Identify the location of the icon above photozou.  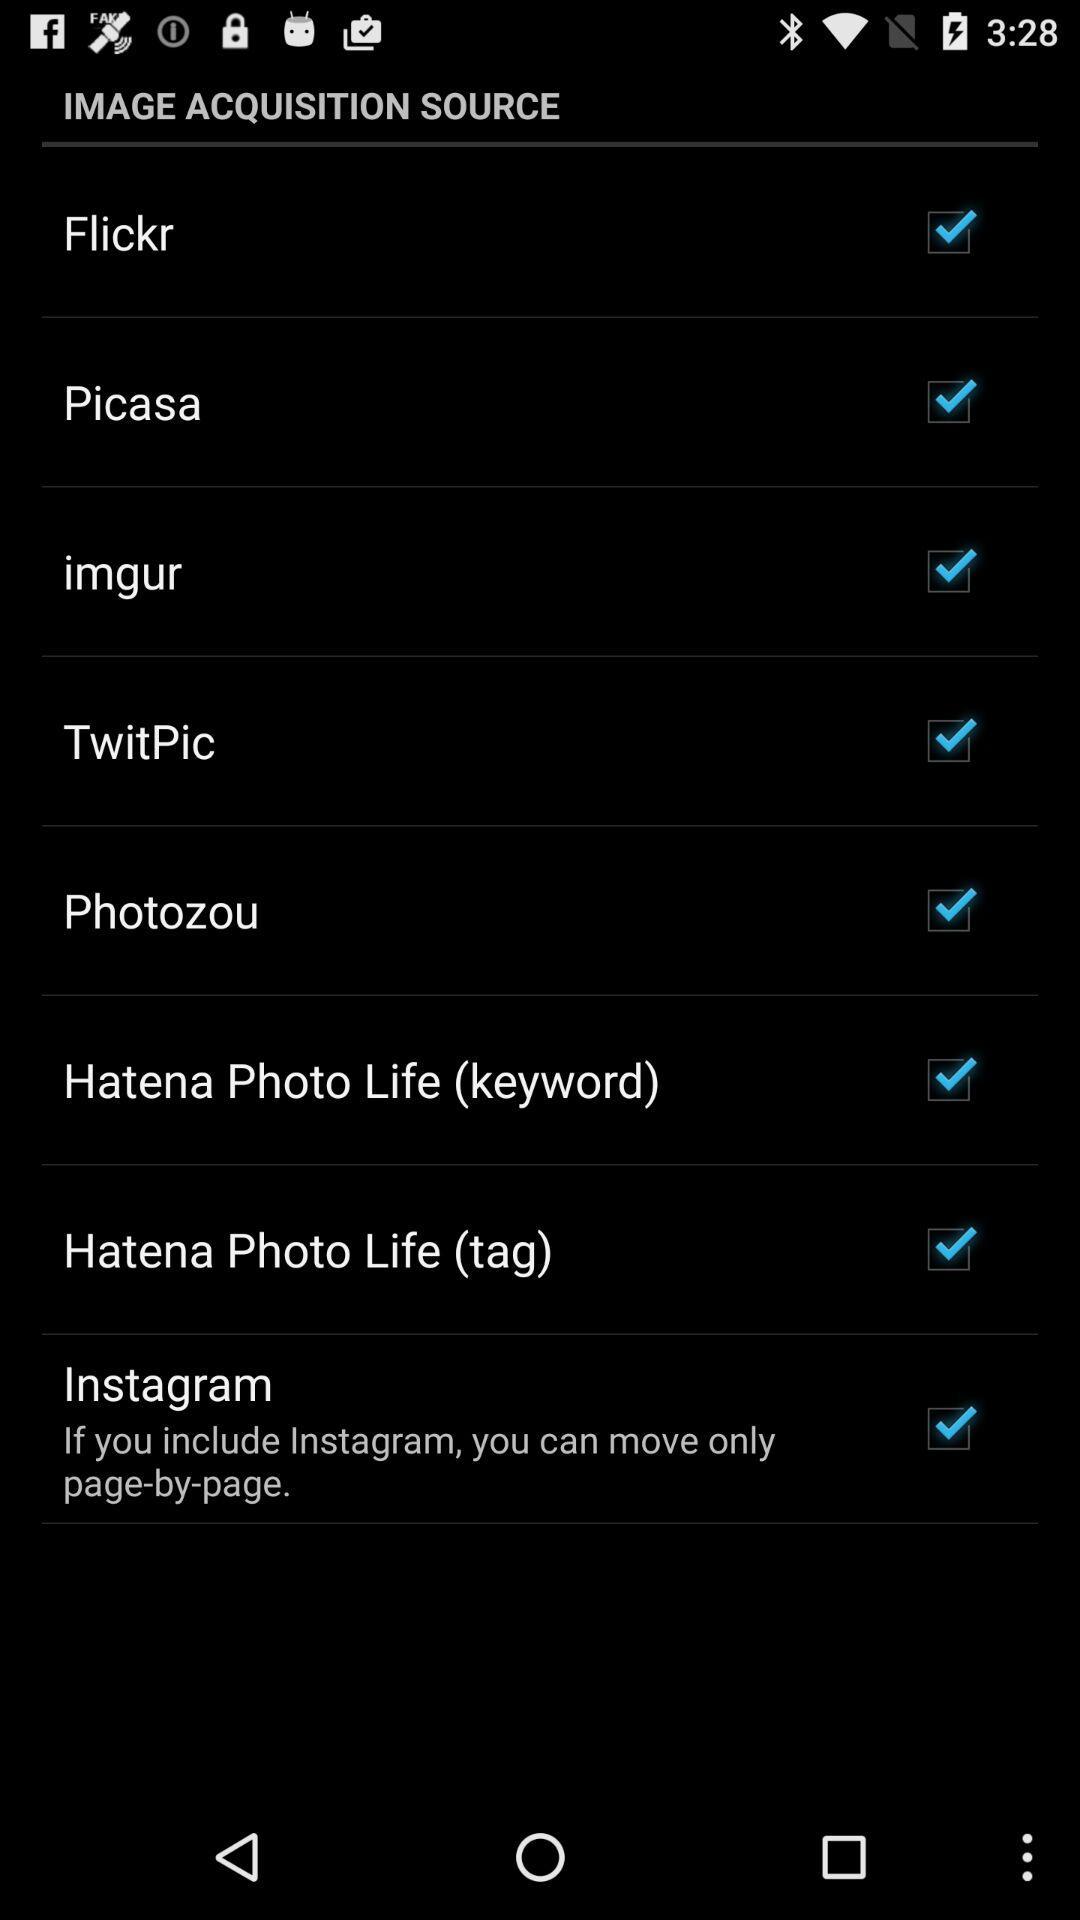
(138, 739).